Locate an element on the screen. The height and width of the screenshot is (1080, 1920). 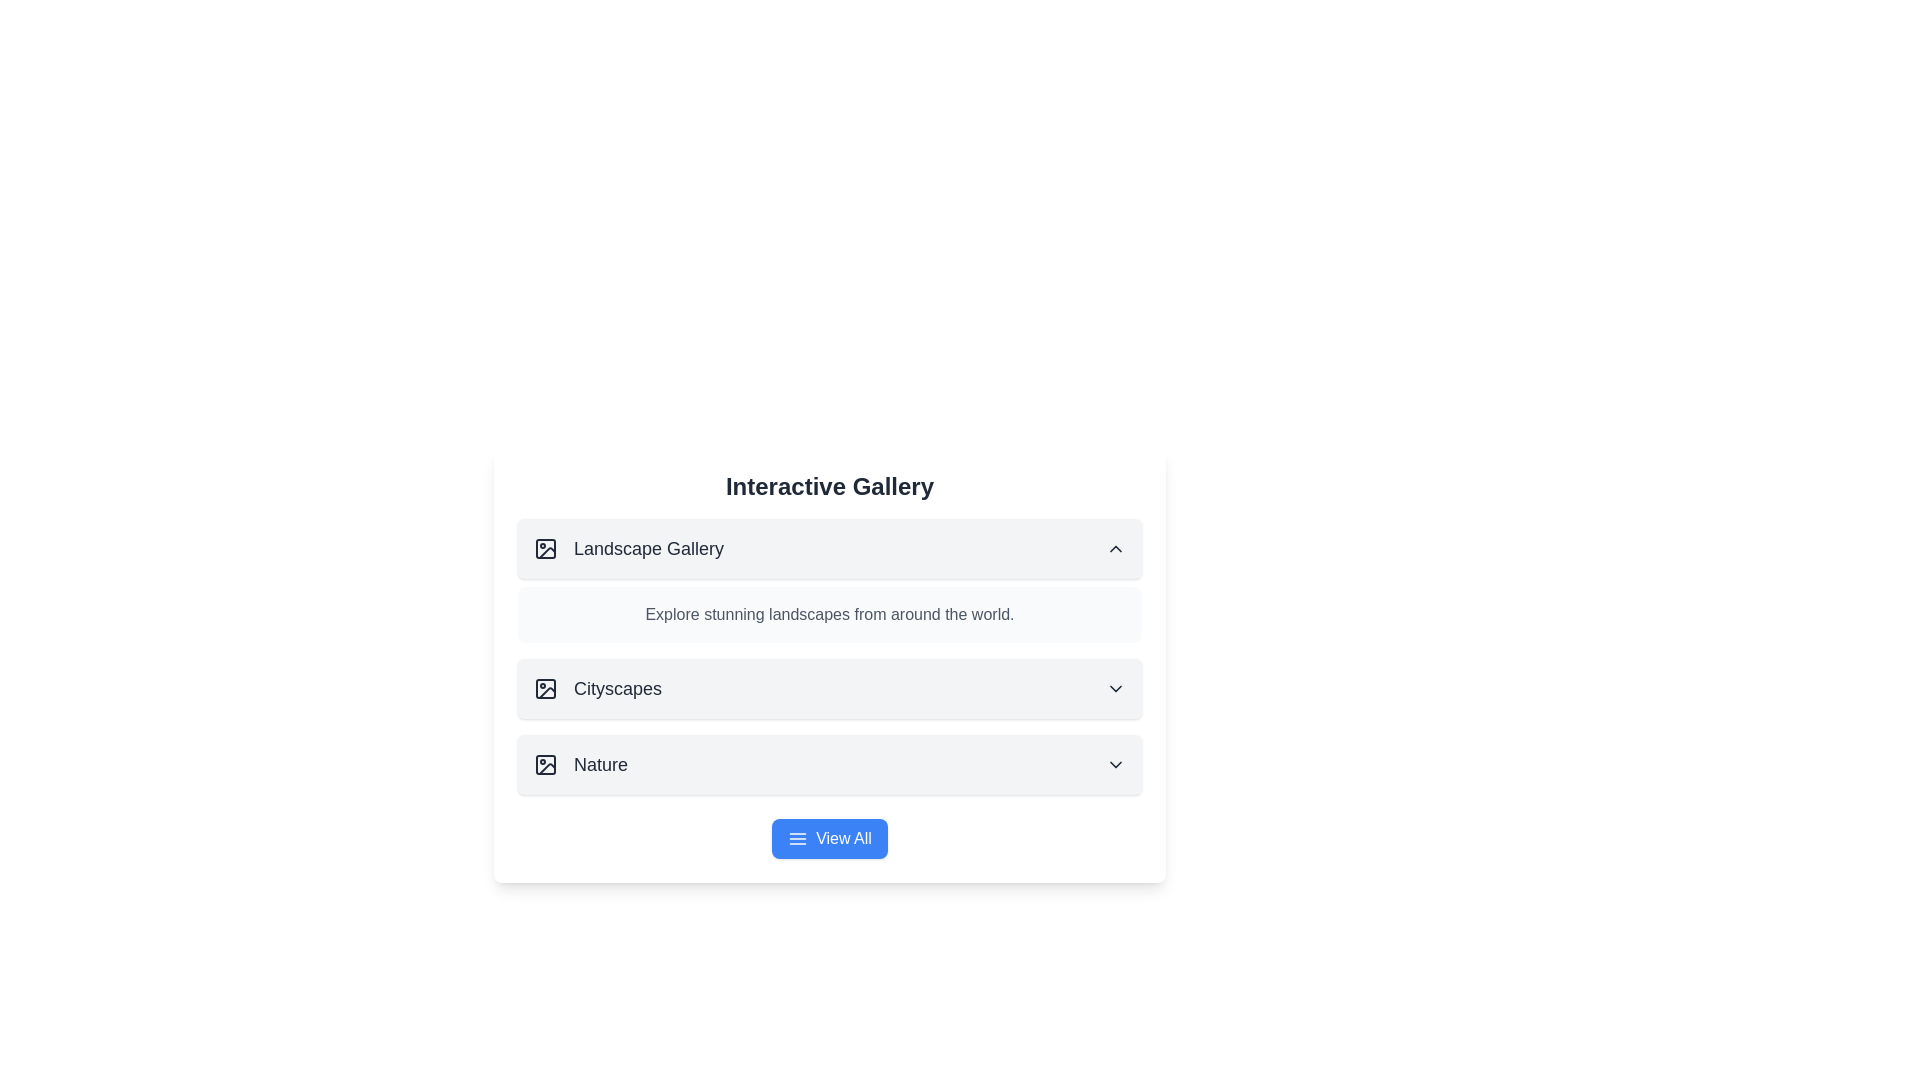
the Dropdown Toggle Icon is located at coordinates (1115, 764).